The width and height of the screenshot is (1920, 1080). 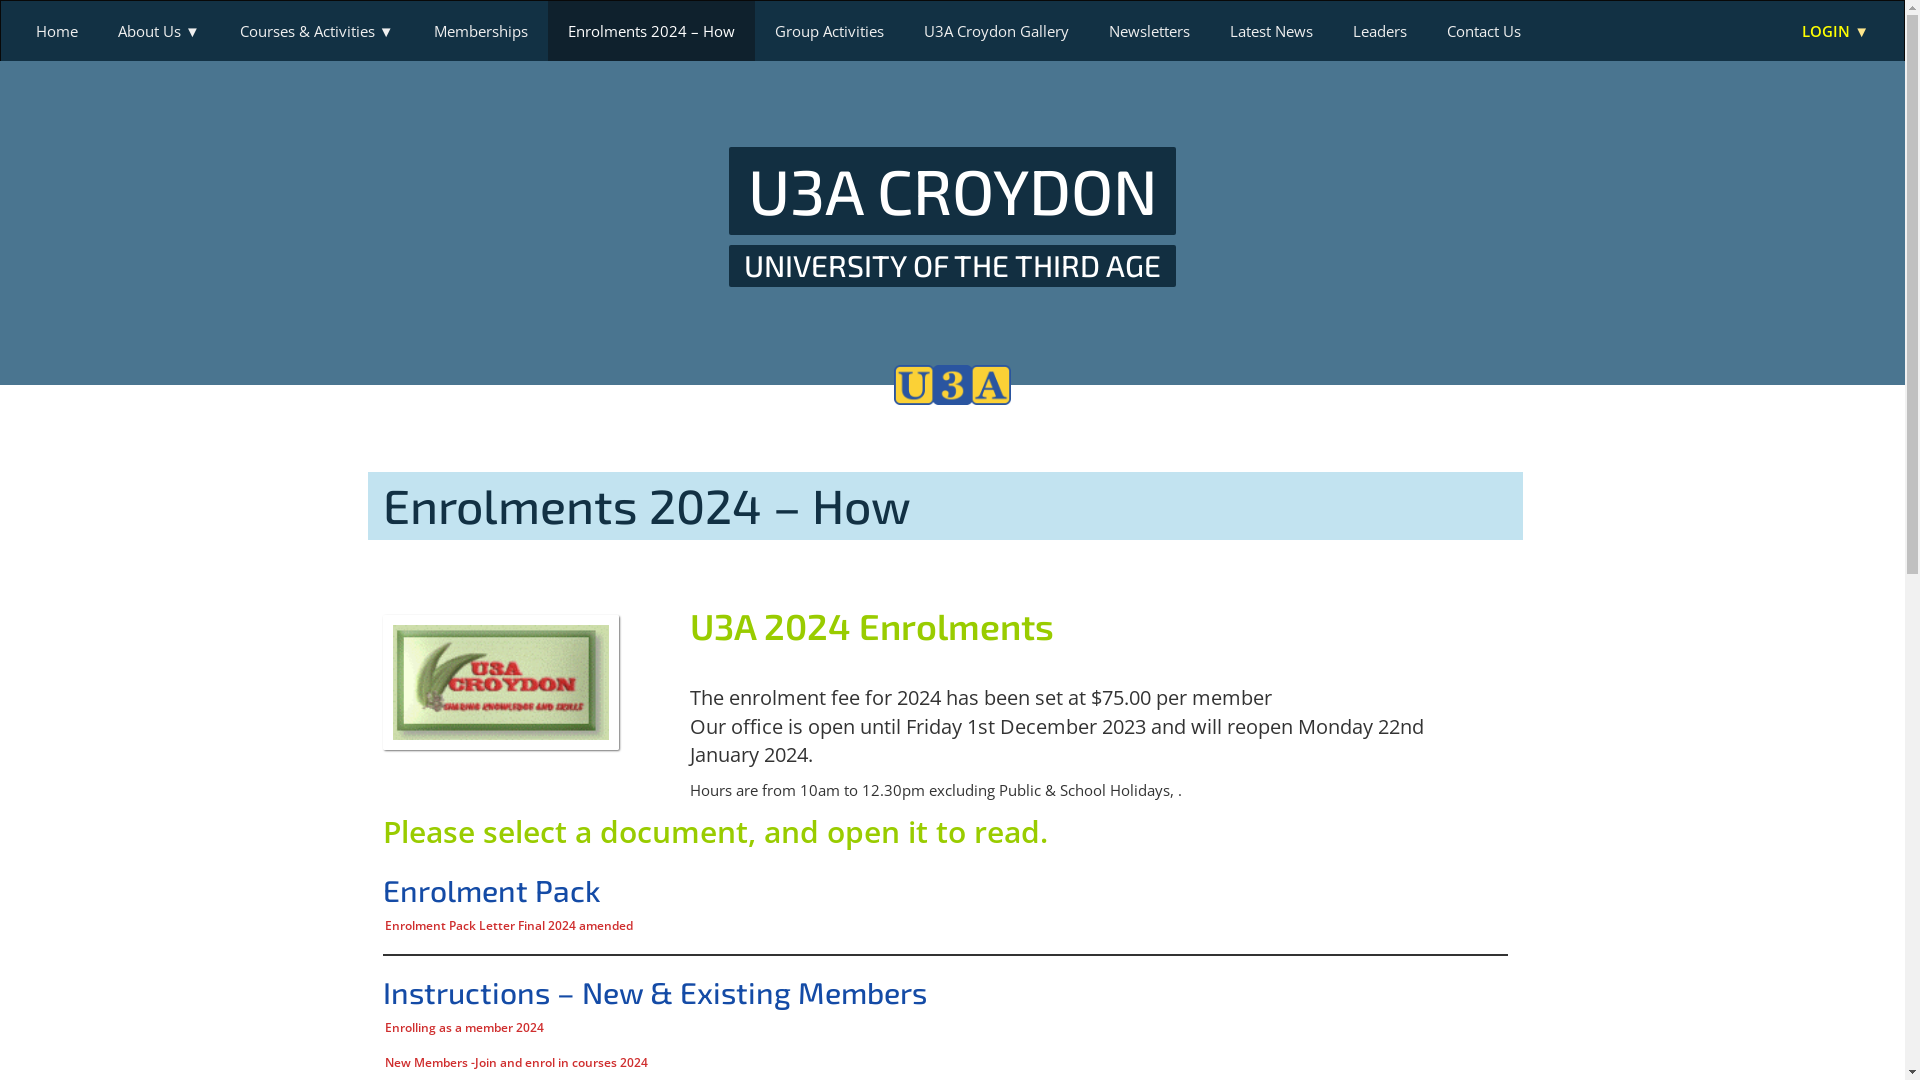 What do you see at coordinates (1379, 30) in the screenshot?
I see `'Leaders'` at bounding box center [1379, 30].